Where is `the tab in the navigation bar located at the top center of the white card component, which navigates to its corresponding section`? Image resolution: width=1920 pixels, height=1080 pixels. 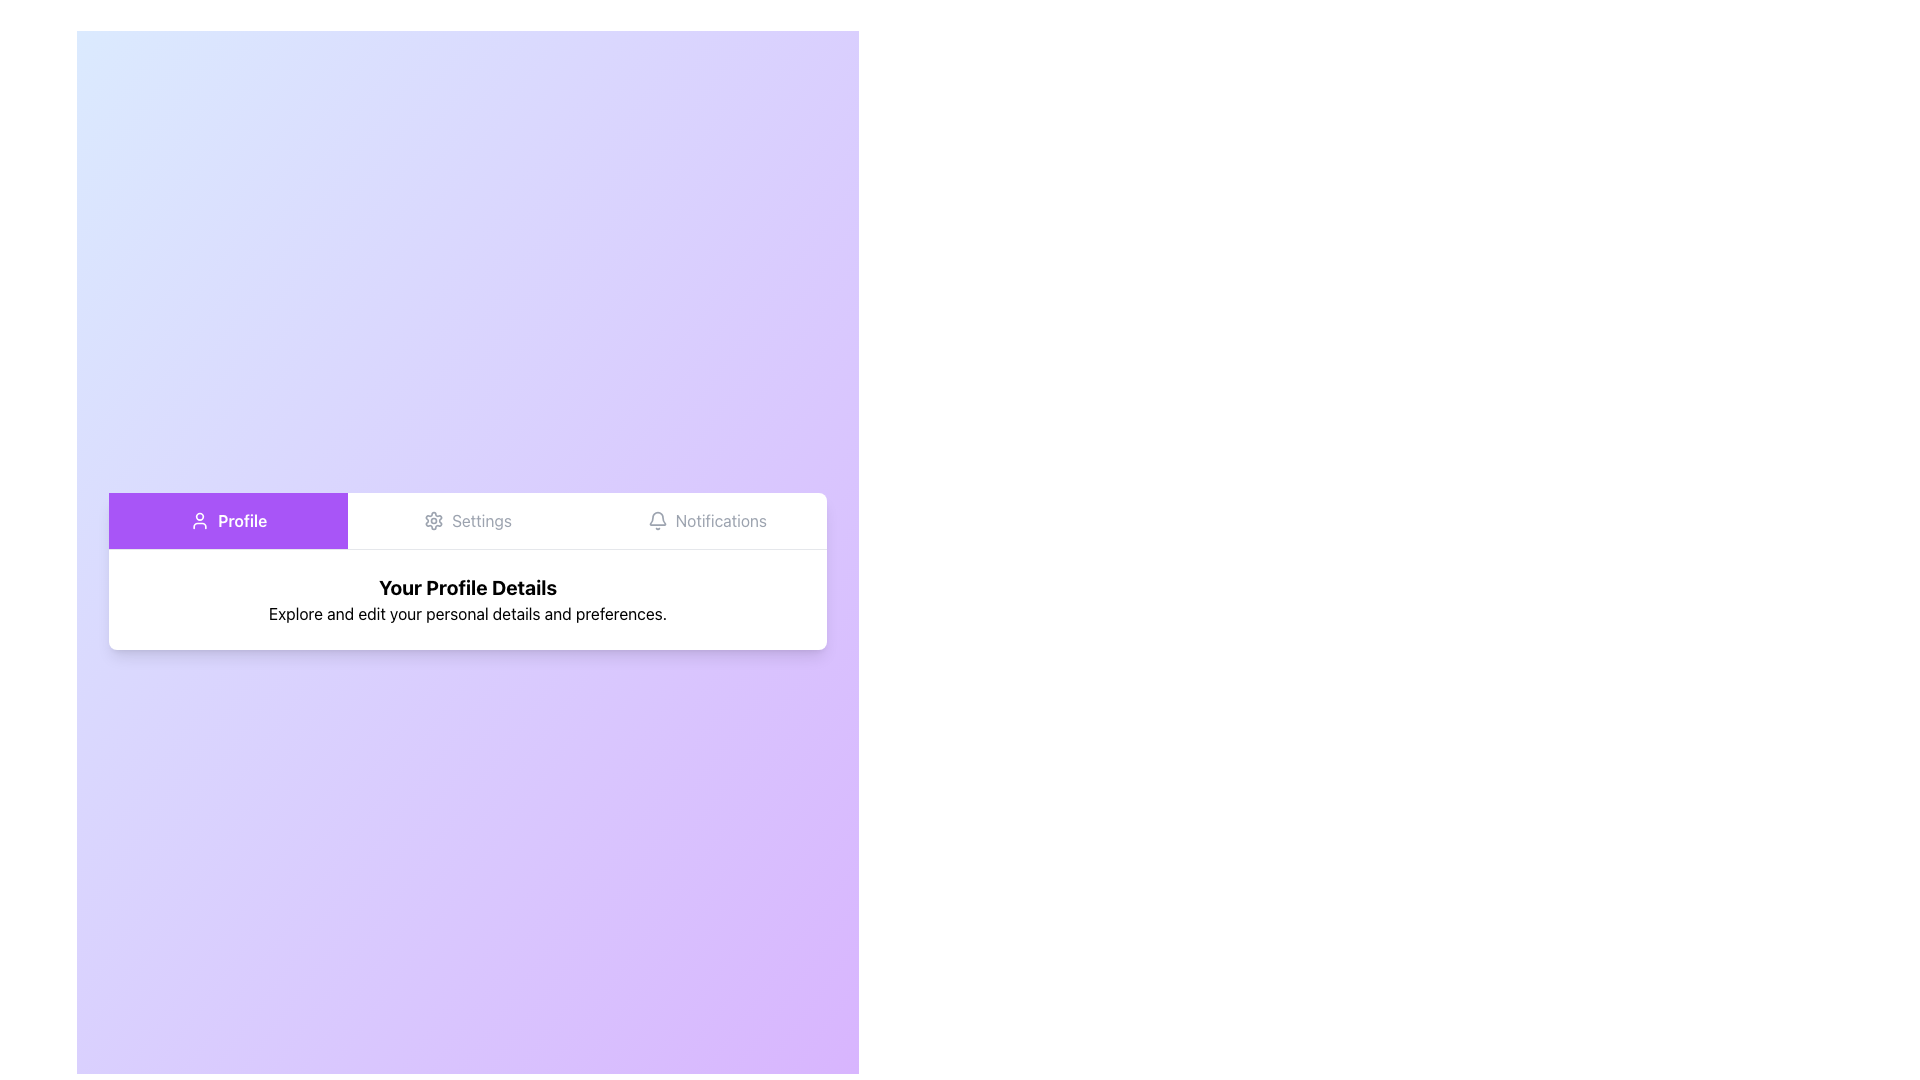 the tab in the navigation bar located at the top center of the white card component, which navigates to its corresponding section is located at coordinates (466, 519).